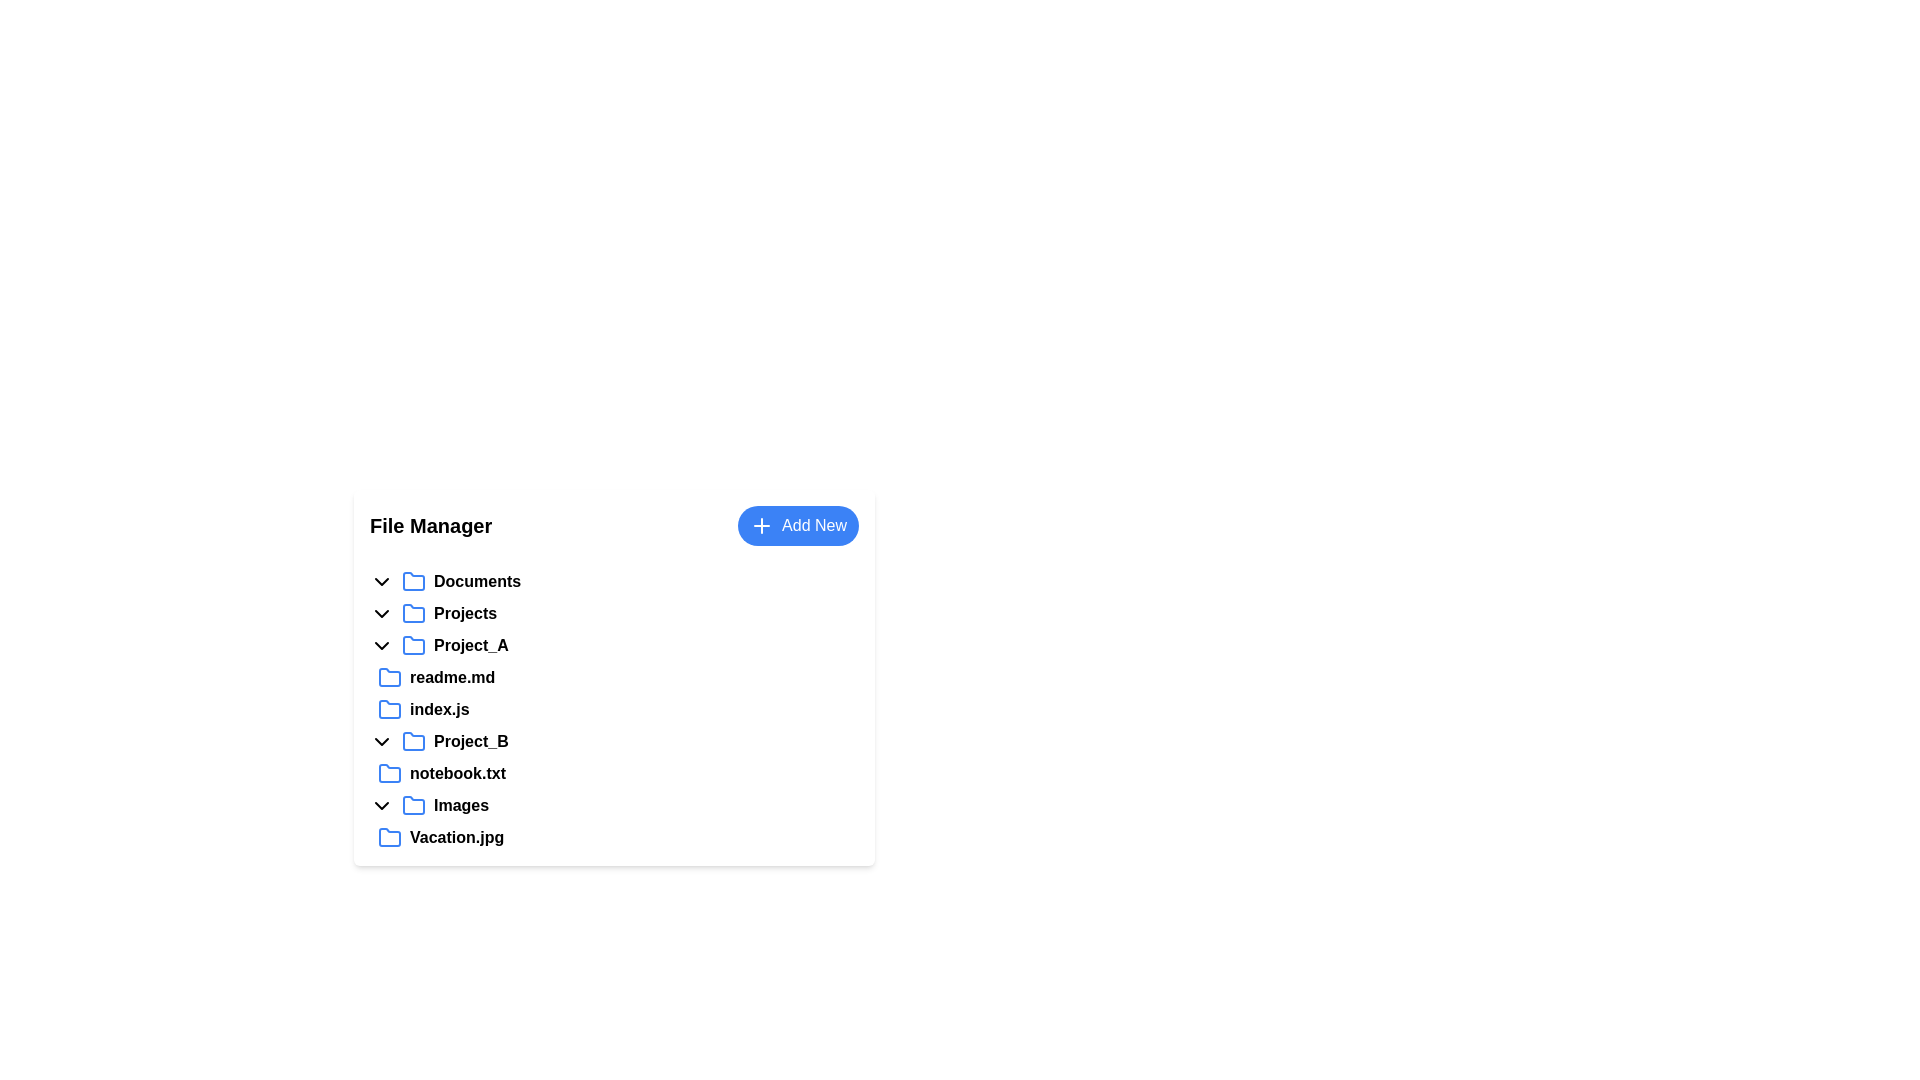 This screenshot has width=1920, height=1080. Describe the element at coordinates (613, 837) in the screenshot. I see `the file entry labeled 'Vacation.jpg' located under the 'Images' section` at that location.